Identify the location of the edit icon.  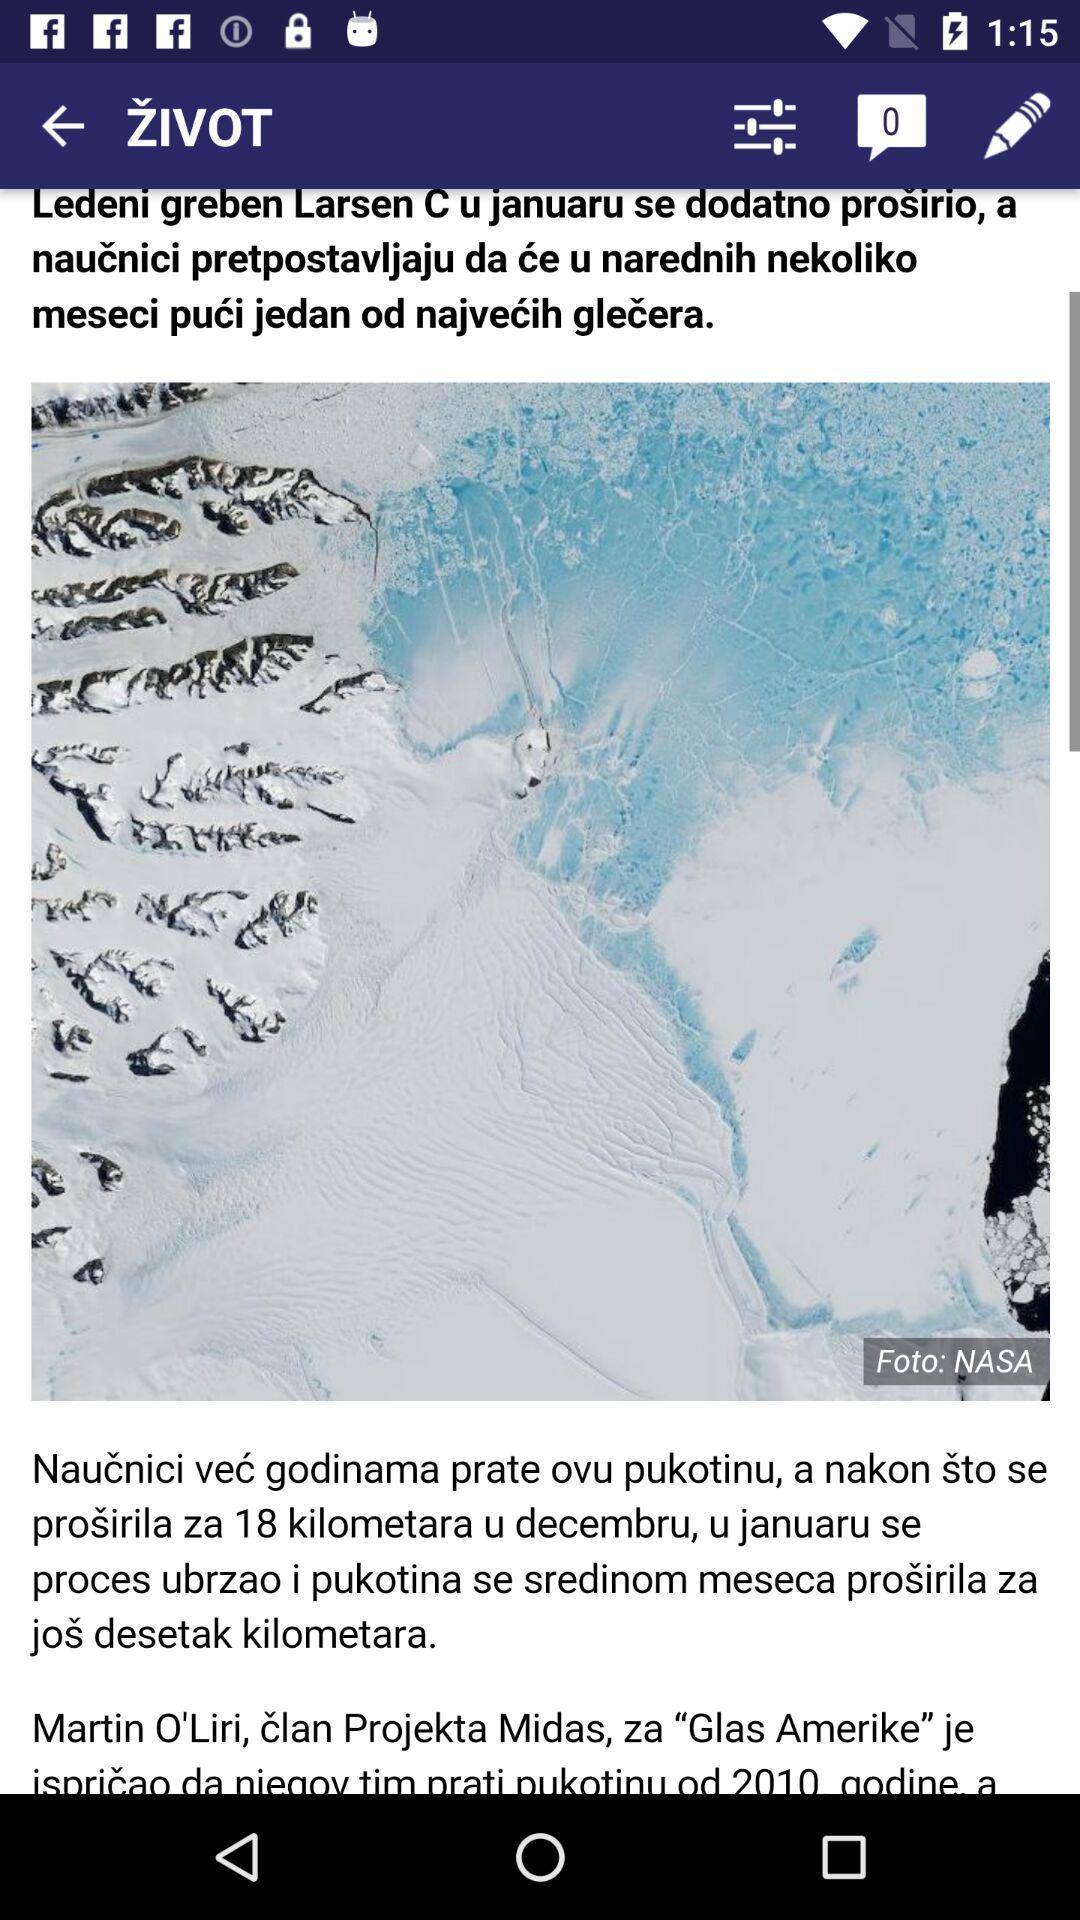
(1017, 124).